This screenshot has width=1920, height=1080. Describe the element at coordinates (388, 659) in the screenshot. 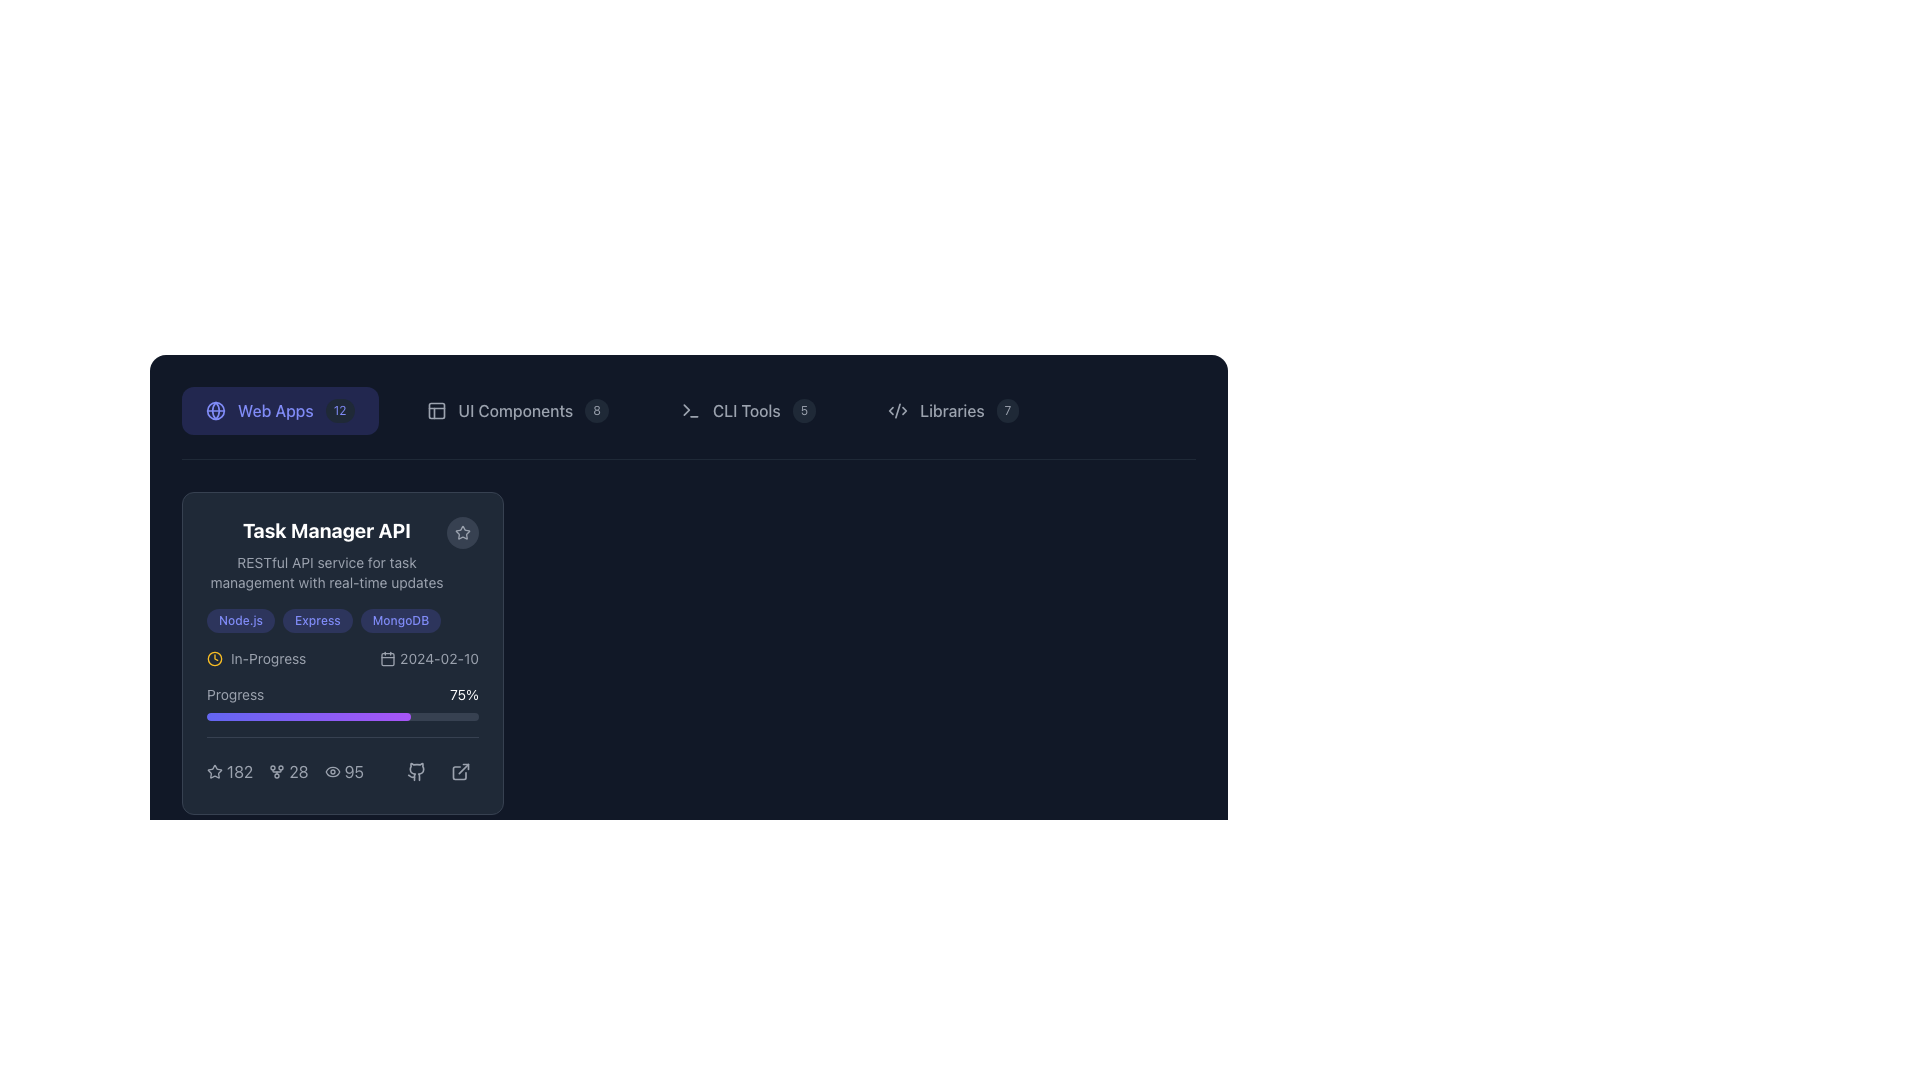

I see `the calendar icon located in the top-right area of the task details card` at that location.